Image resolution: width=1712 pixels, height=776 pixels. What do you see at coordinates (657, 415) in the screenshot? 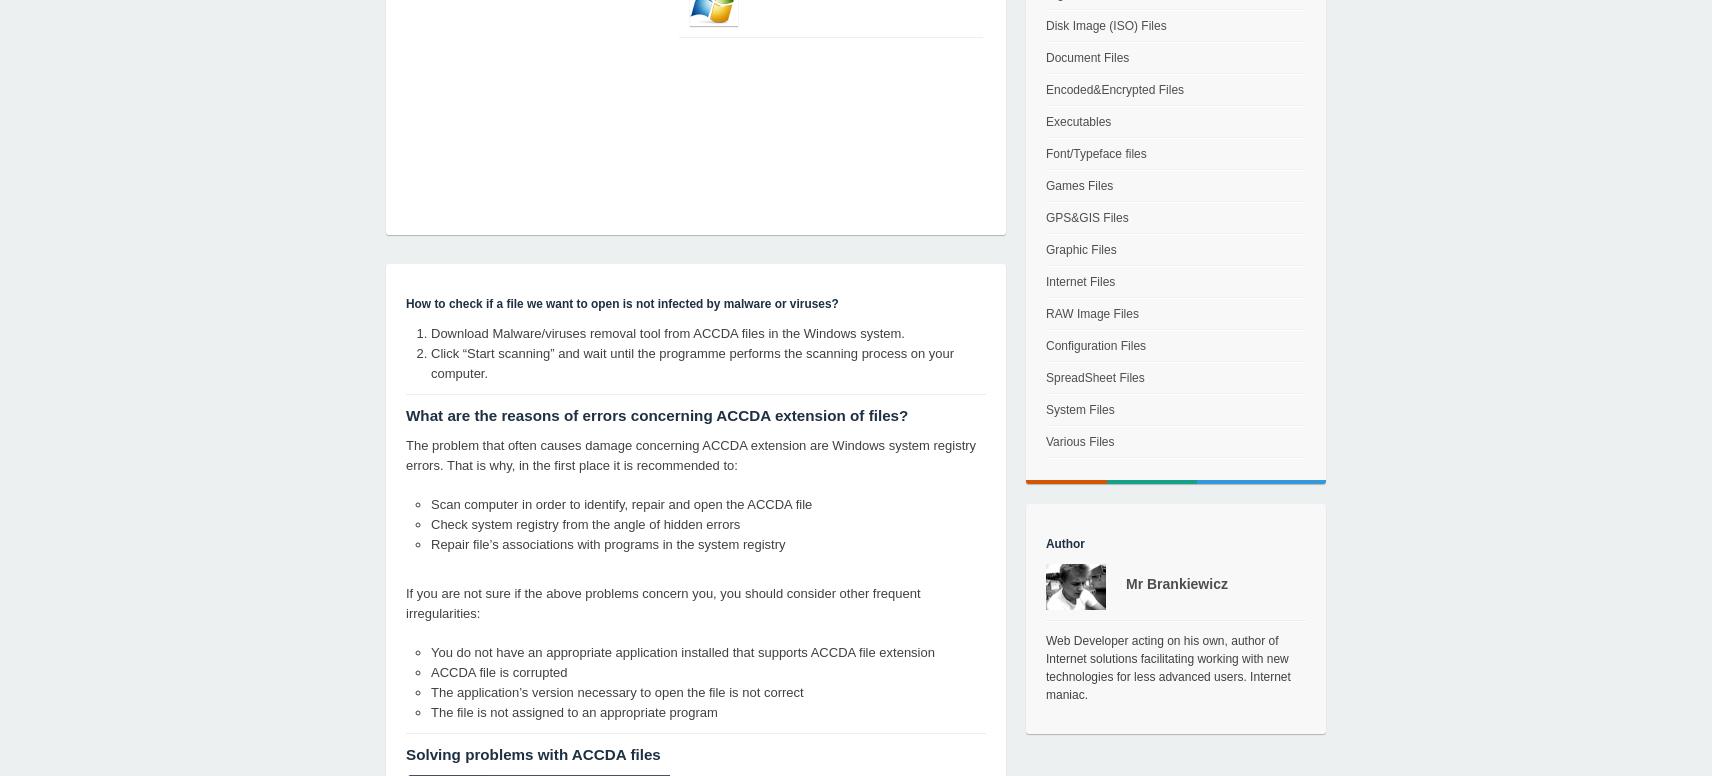
I see `'What are the reasons of errors concerning ACCDA extension of files?'` at bounding box center [657, 415].